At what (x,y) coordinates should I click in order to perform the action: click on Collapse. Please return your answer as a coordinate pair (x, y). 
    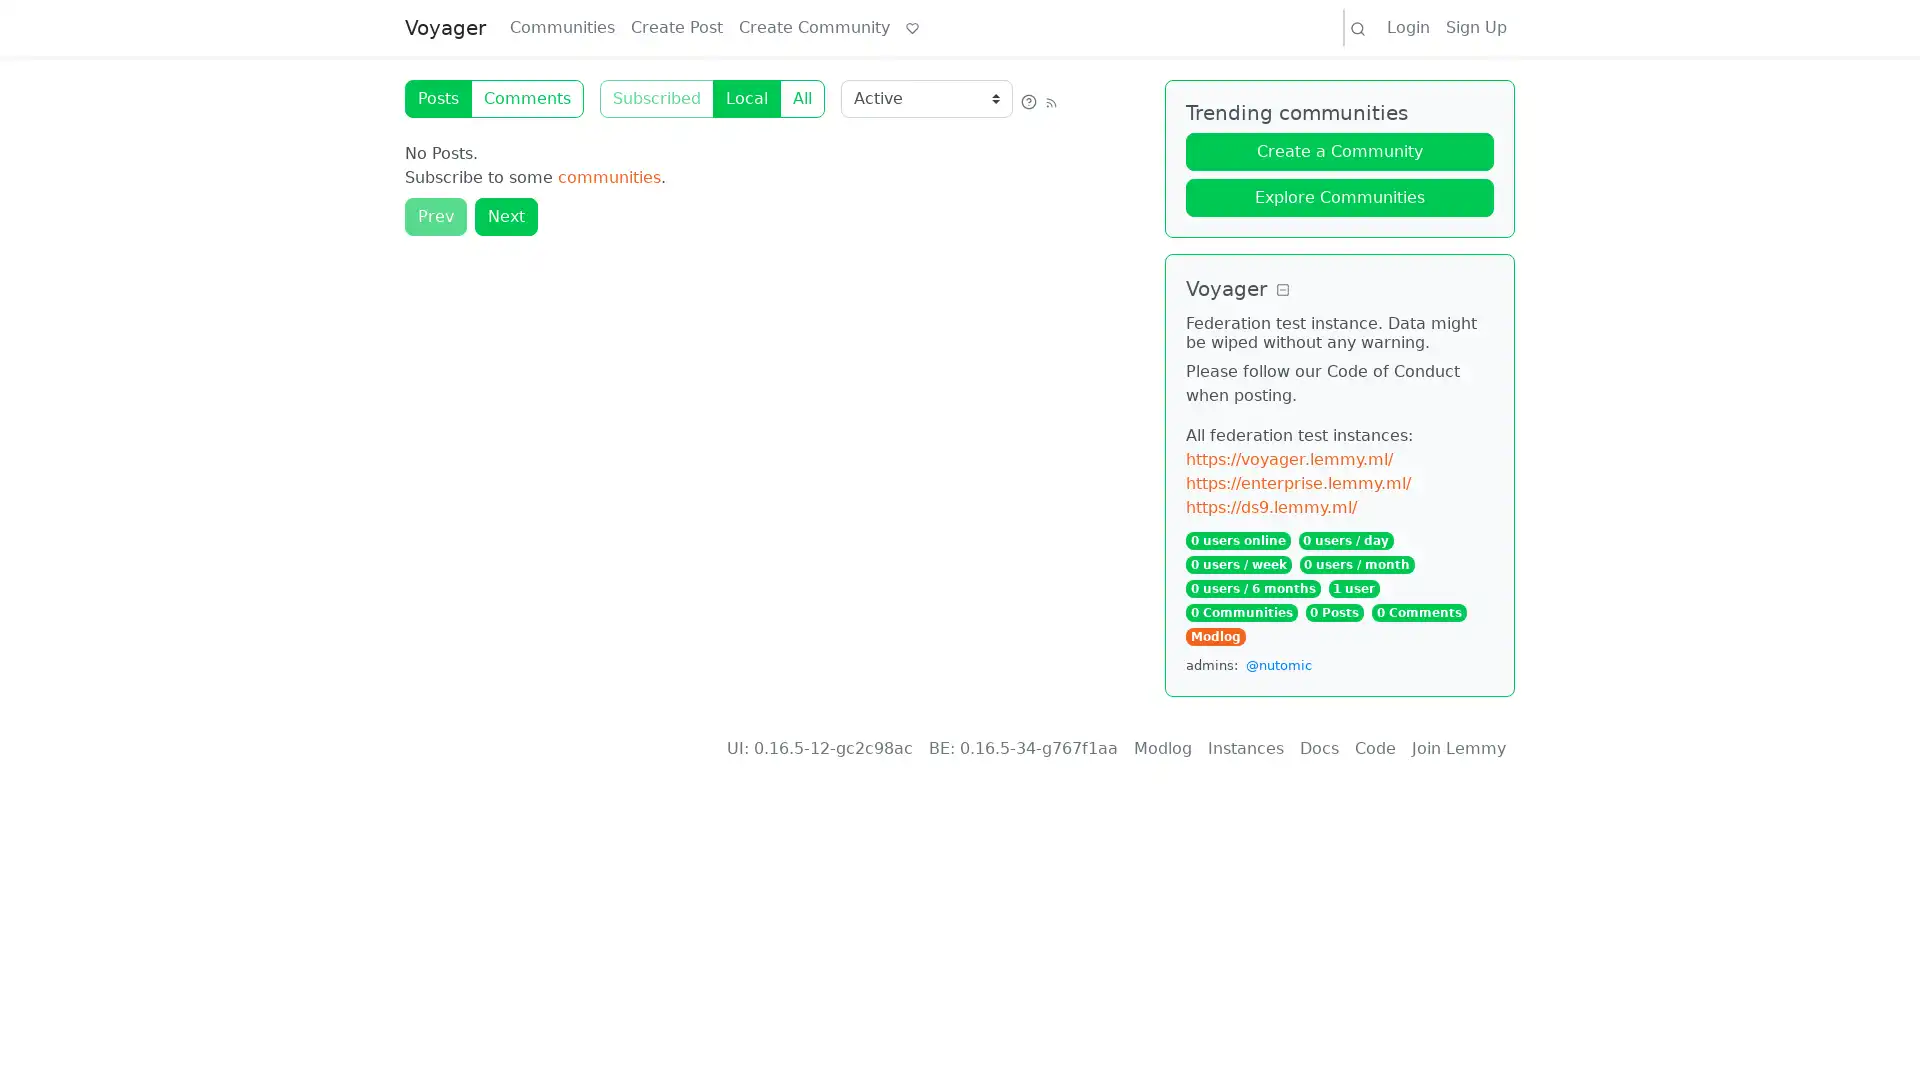
    Looking at the image, I should click on (1282, 290).